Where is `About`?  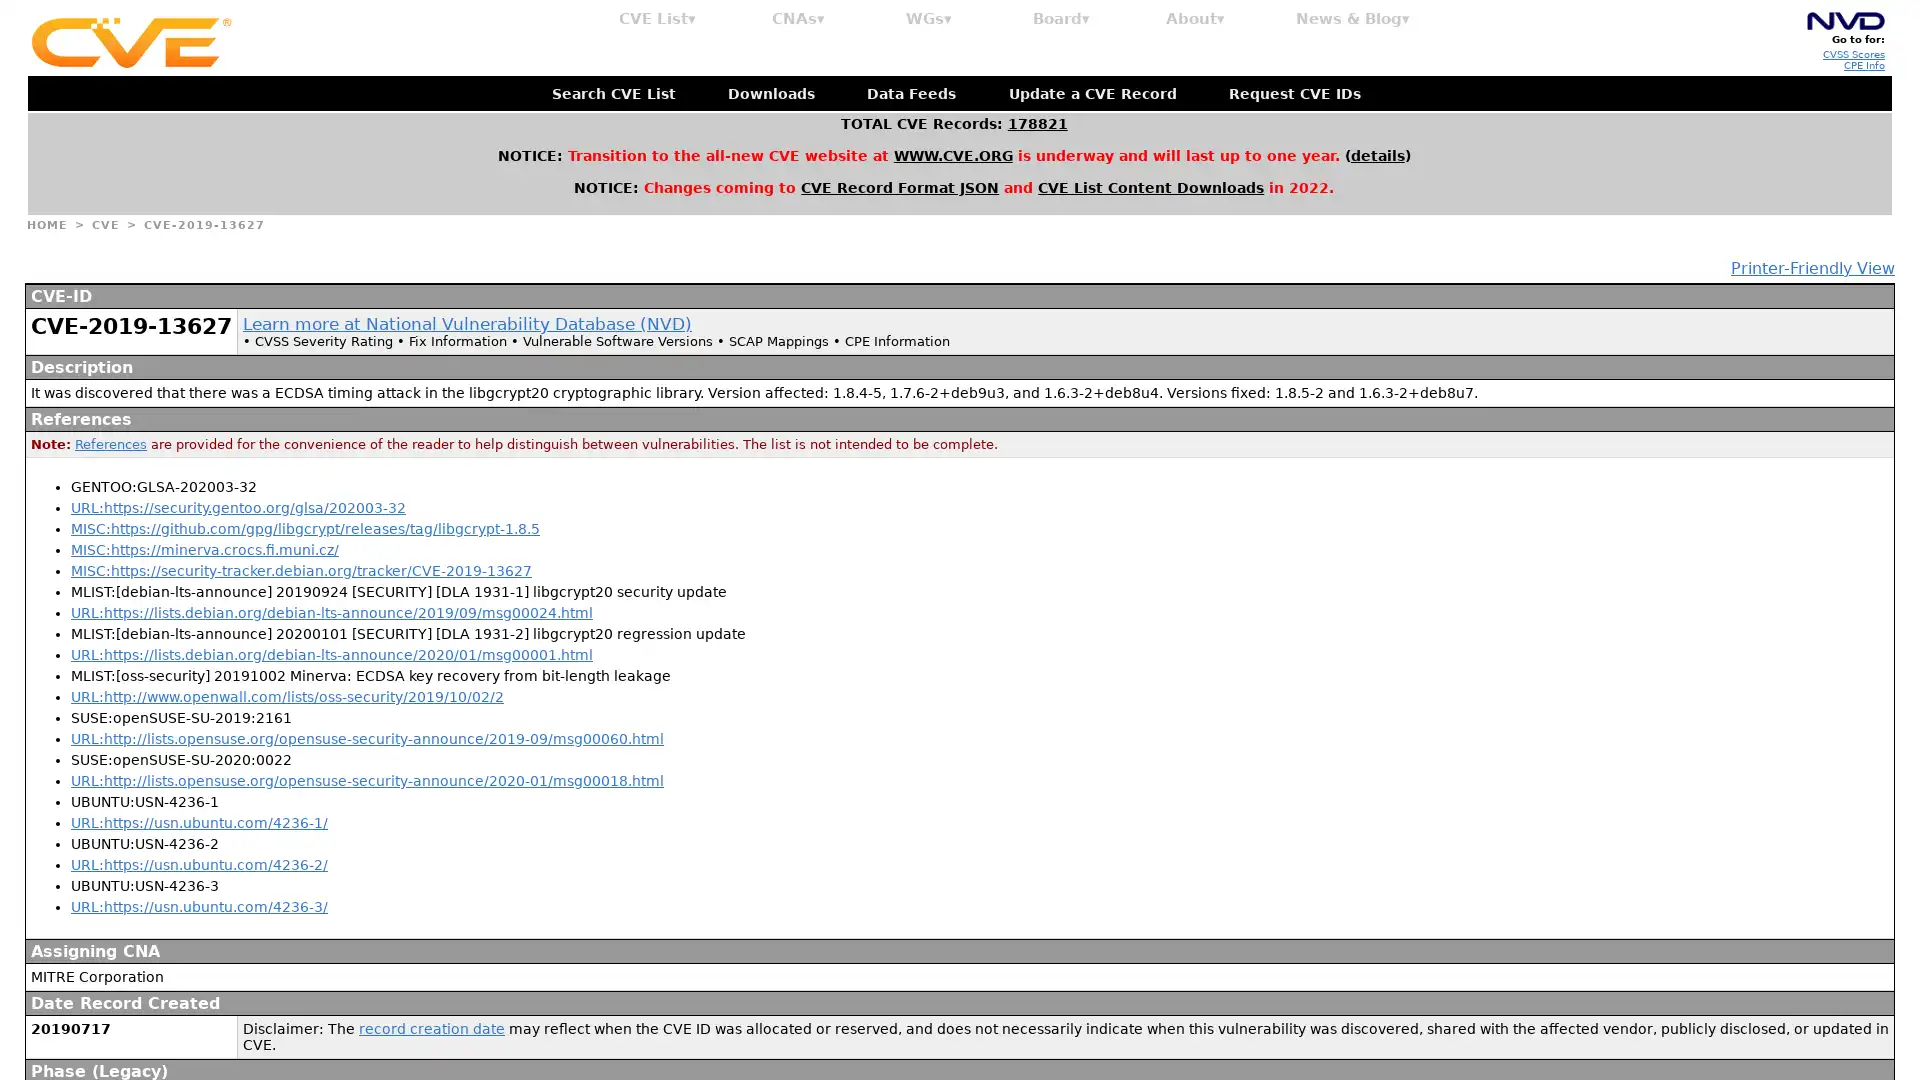
About is located at coordinates (1195, 19).